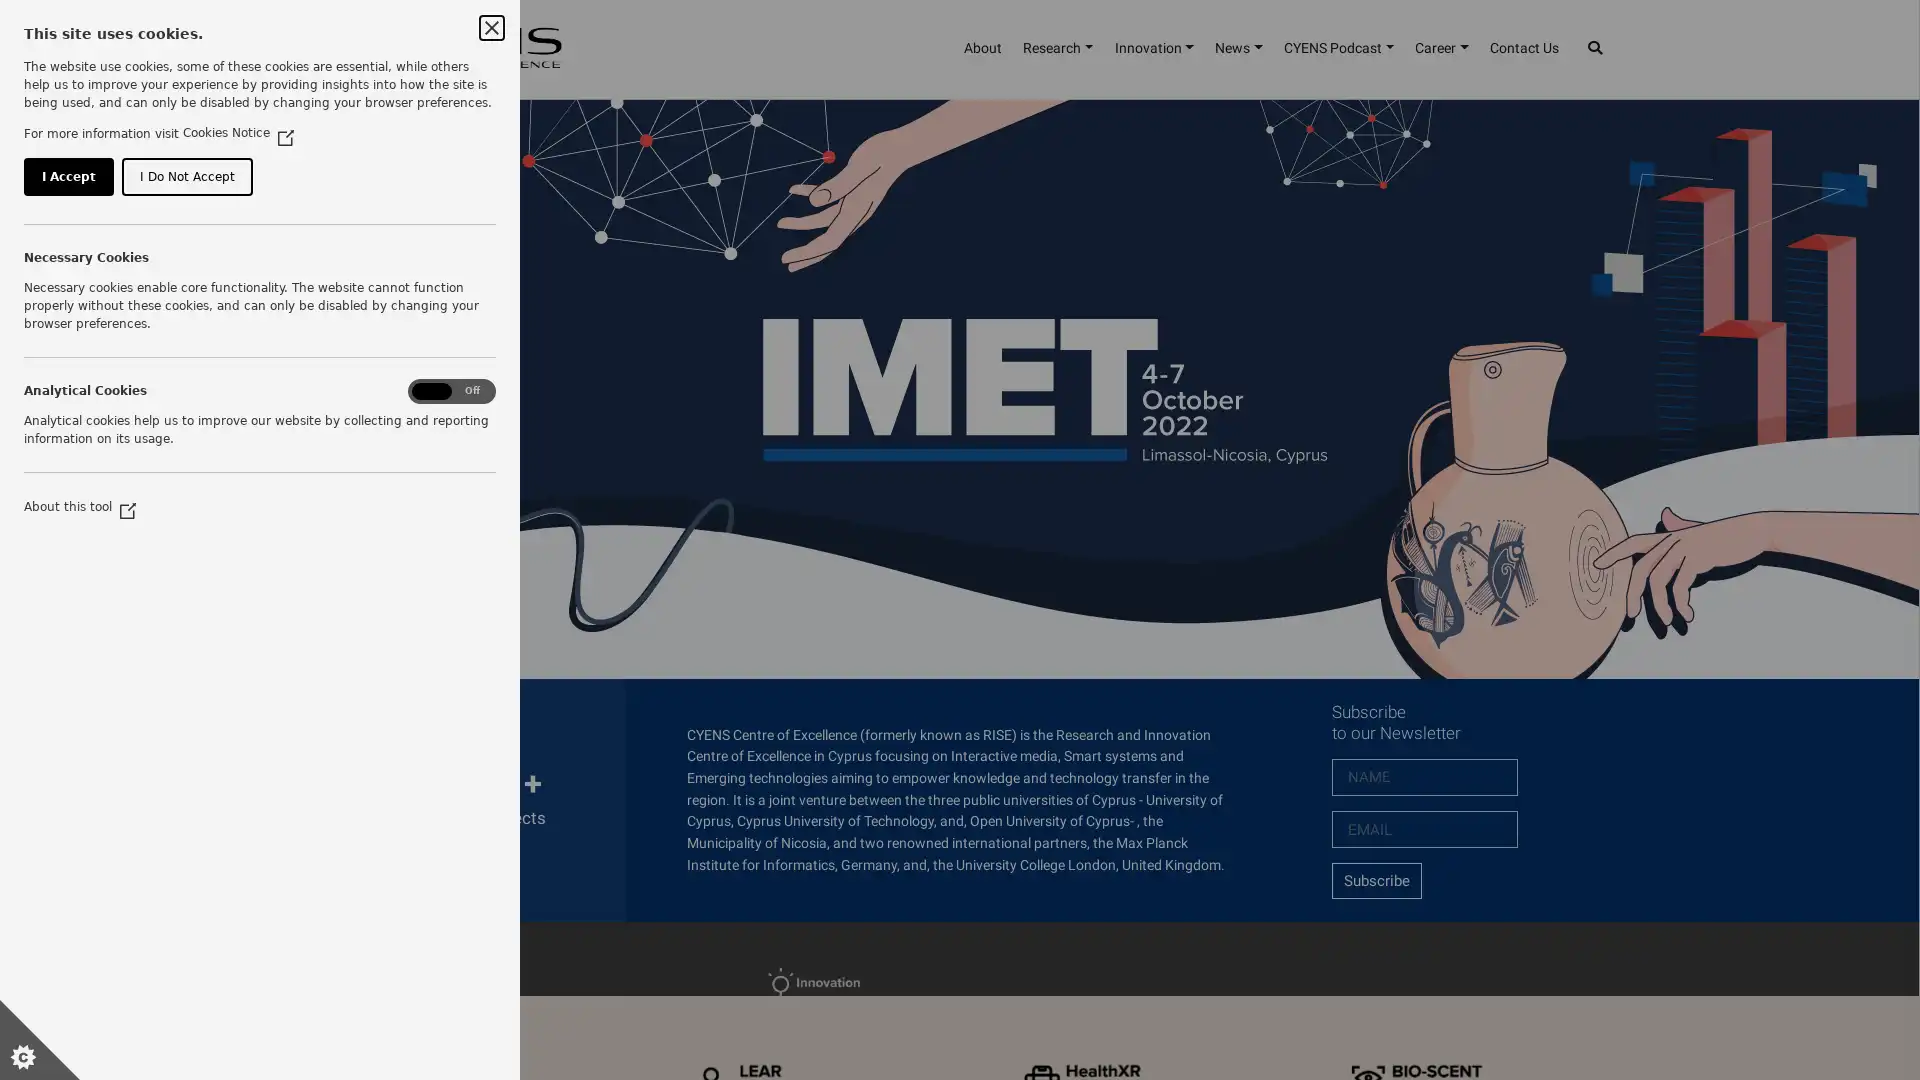  What do you see at coordinates (220, 270) in the screenshot?
I see `I Do Not Accept` at bounding box center [220, 270].